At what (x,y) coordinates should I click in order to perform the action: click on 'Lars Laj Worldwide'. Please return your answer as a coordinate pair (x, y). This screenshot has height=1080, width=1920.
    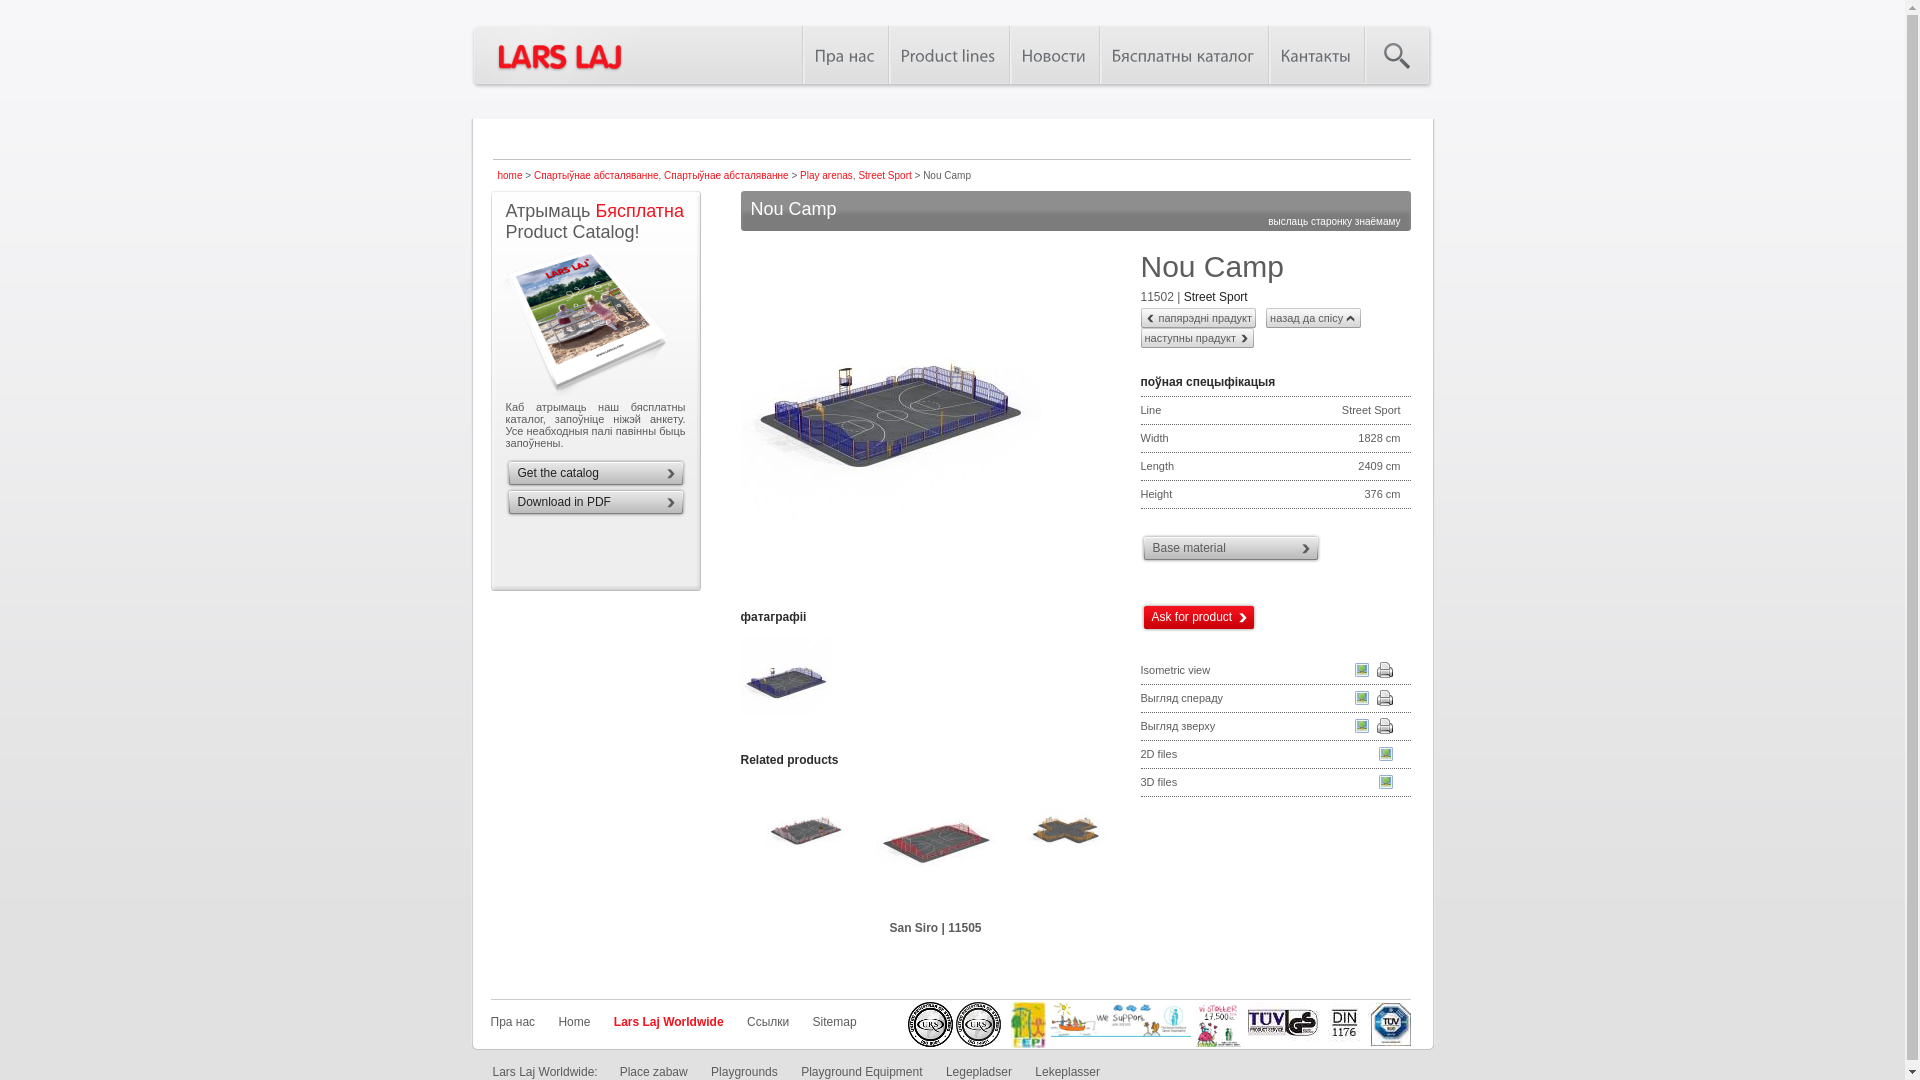
    Looking at the image, I should click on (668, 1022).